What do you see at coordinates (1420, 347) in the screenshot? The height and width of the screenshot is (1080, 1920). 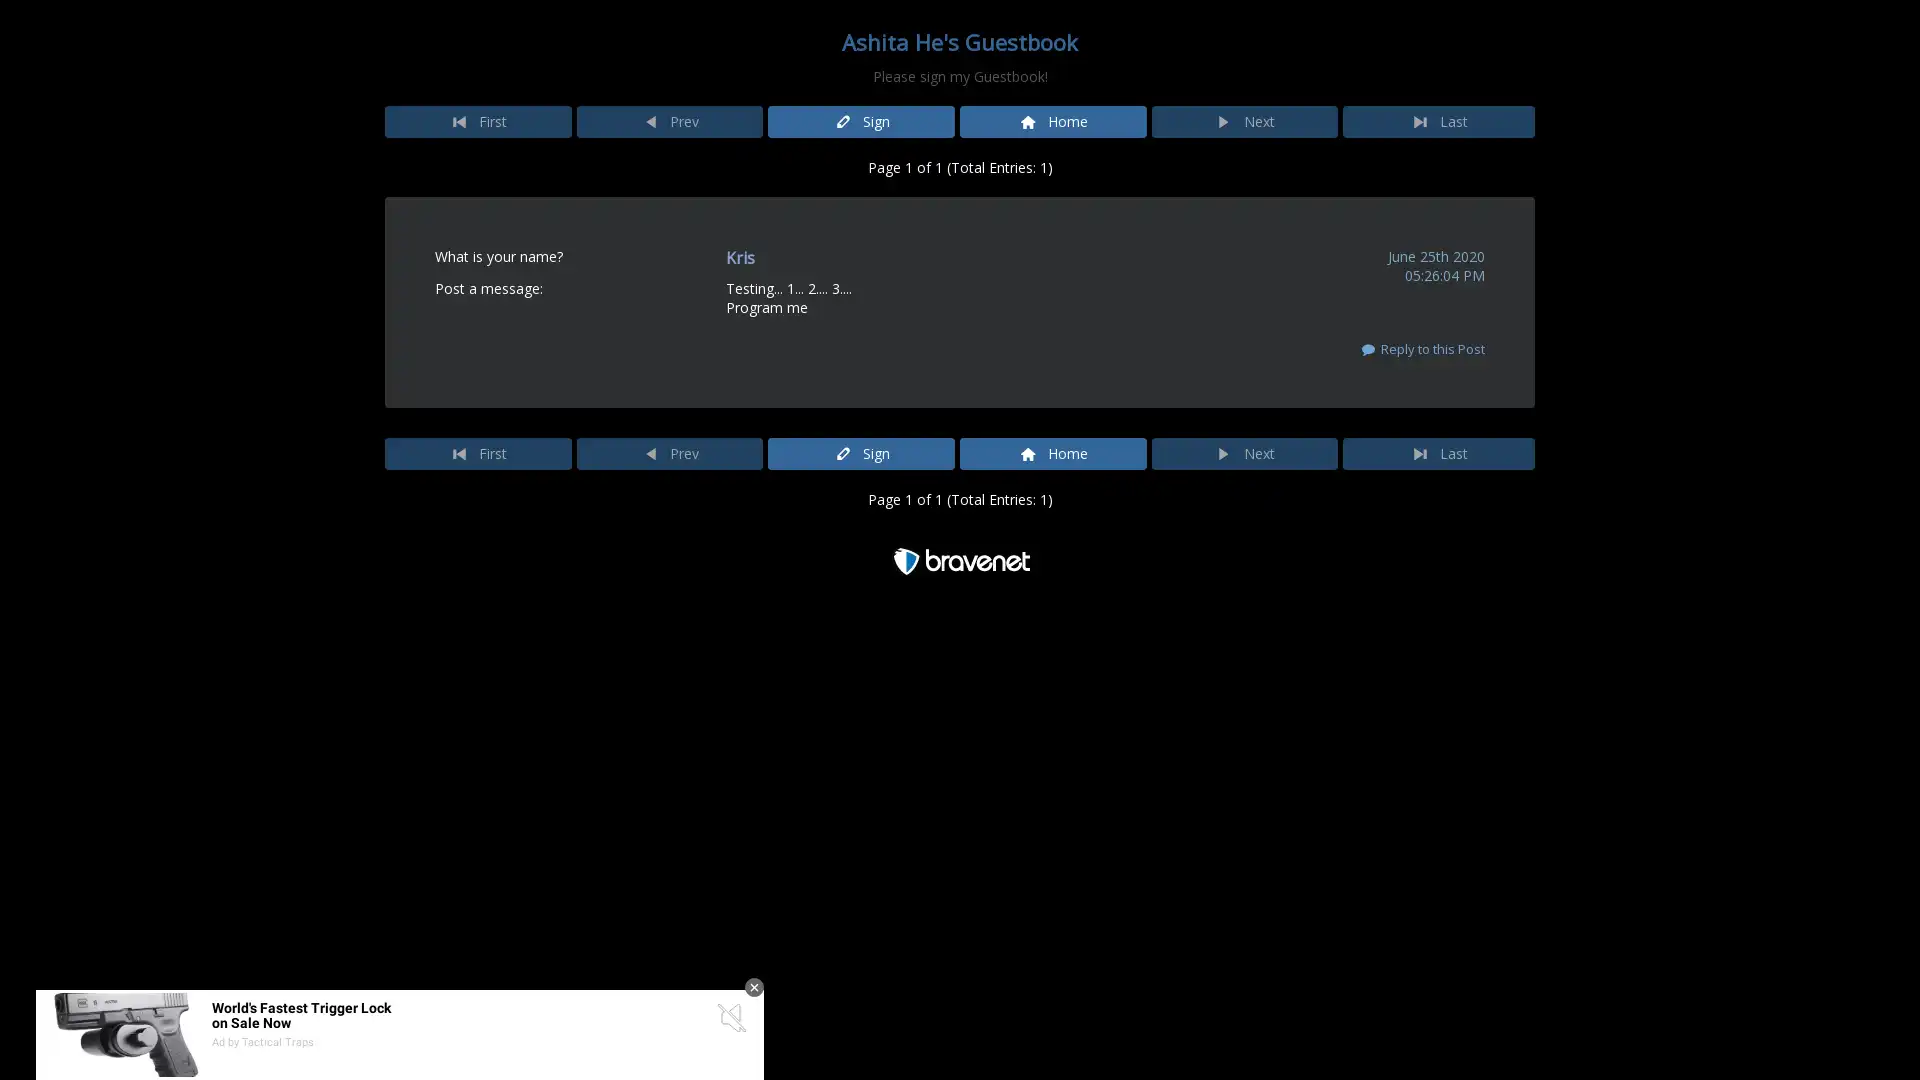 I see `Reply to this Post` at bounding box center [1420, 347].